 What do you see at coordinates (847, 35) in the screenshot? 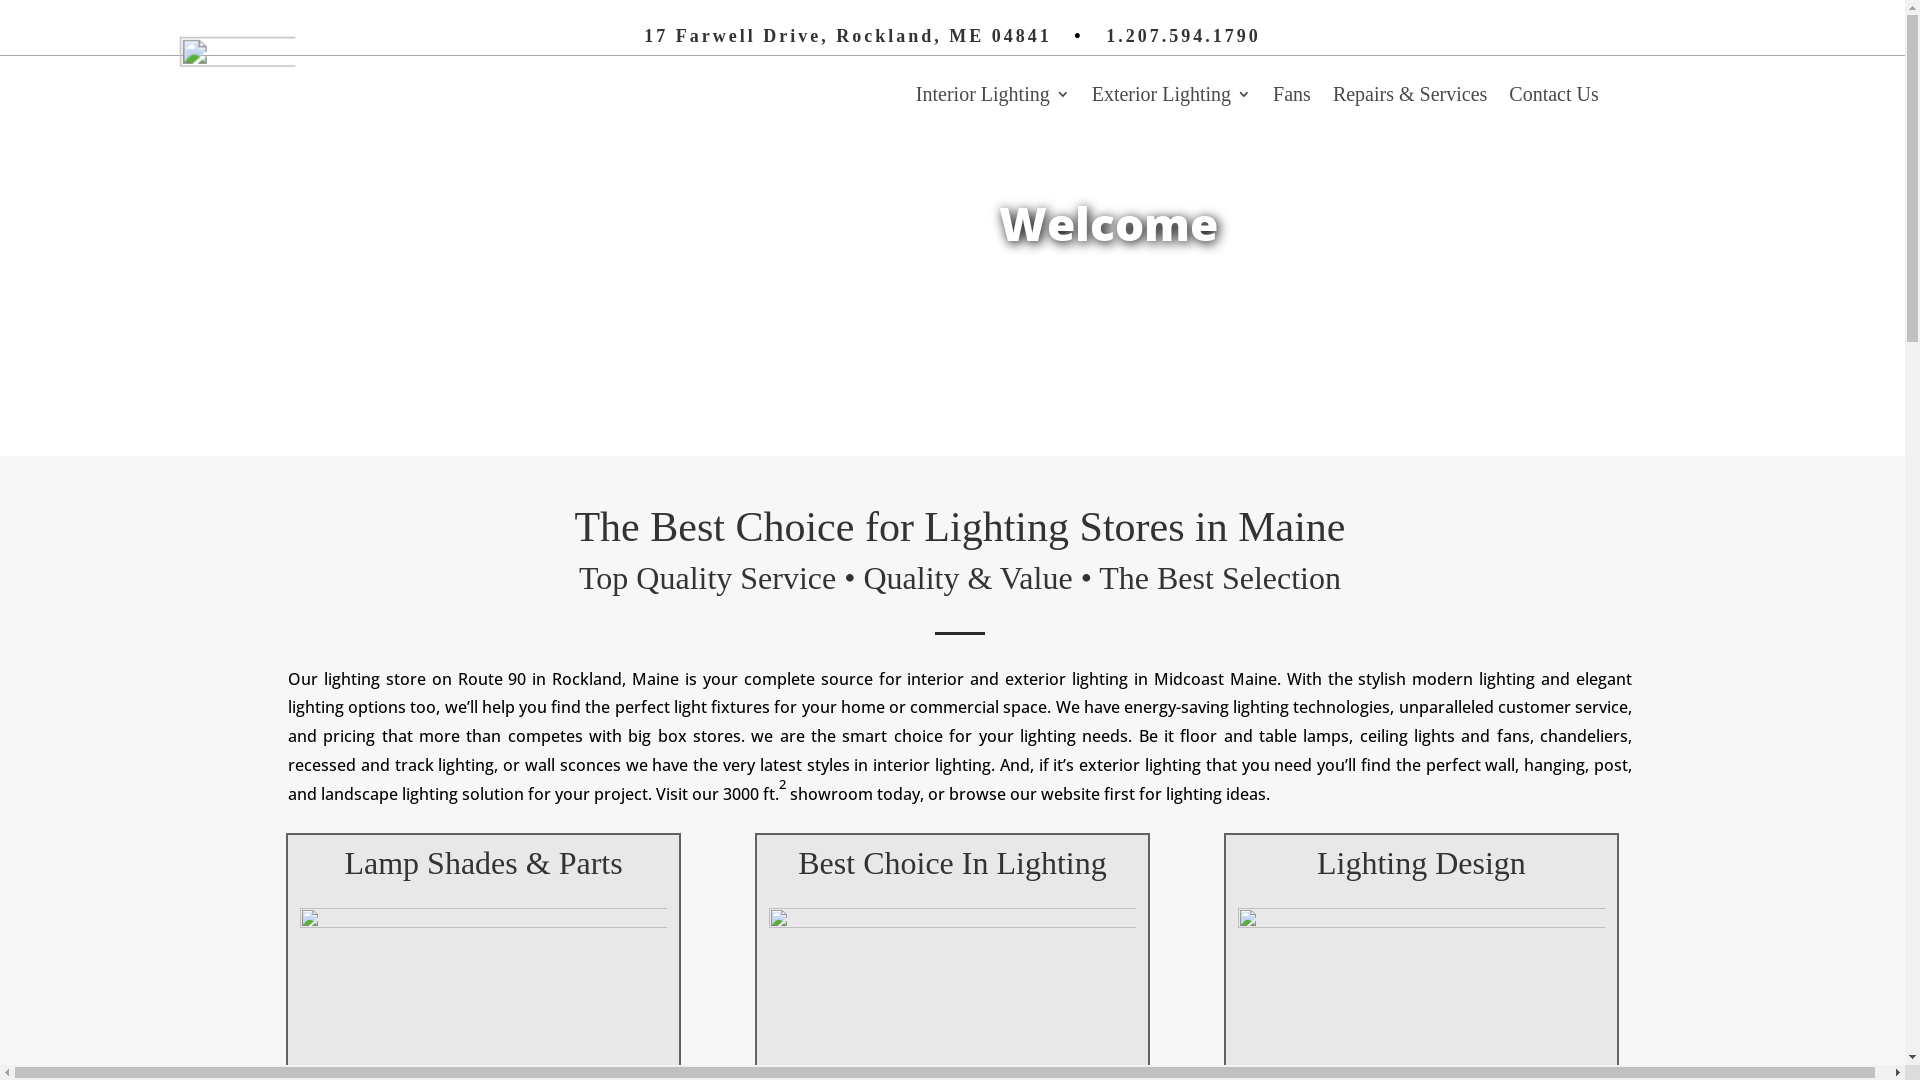
I see `'17 Farwell Drive, Rockland, ME 04841'` at bounding box center [847, 35].